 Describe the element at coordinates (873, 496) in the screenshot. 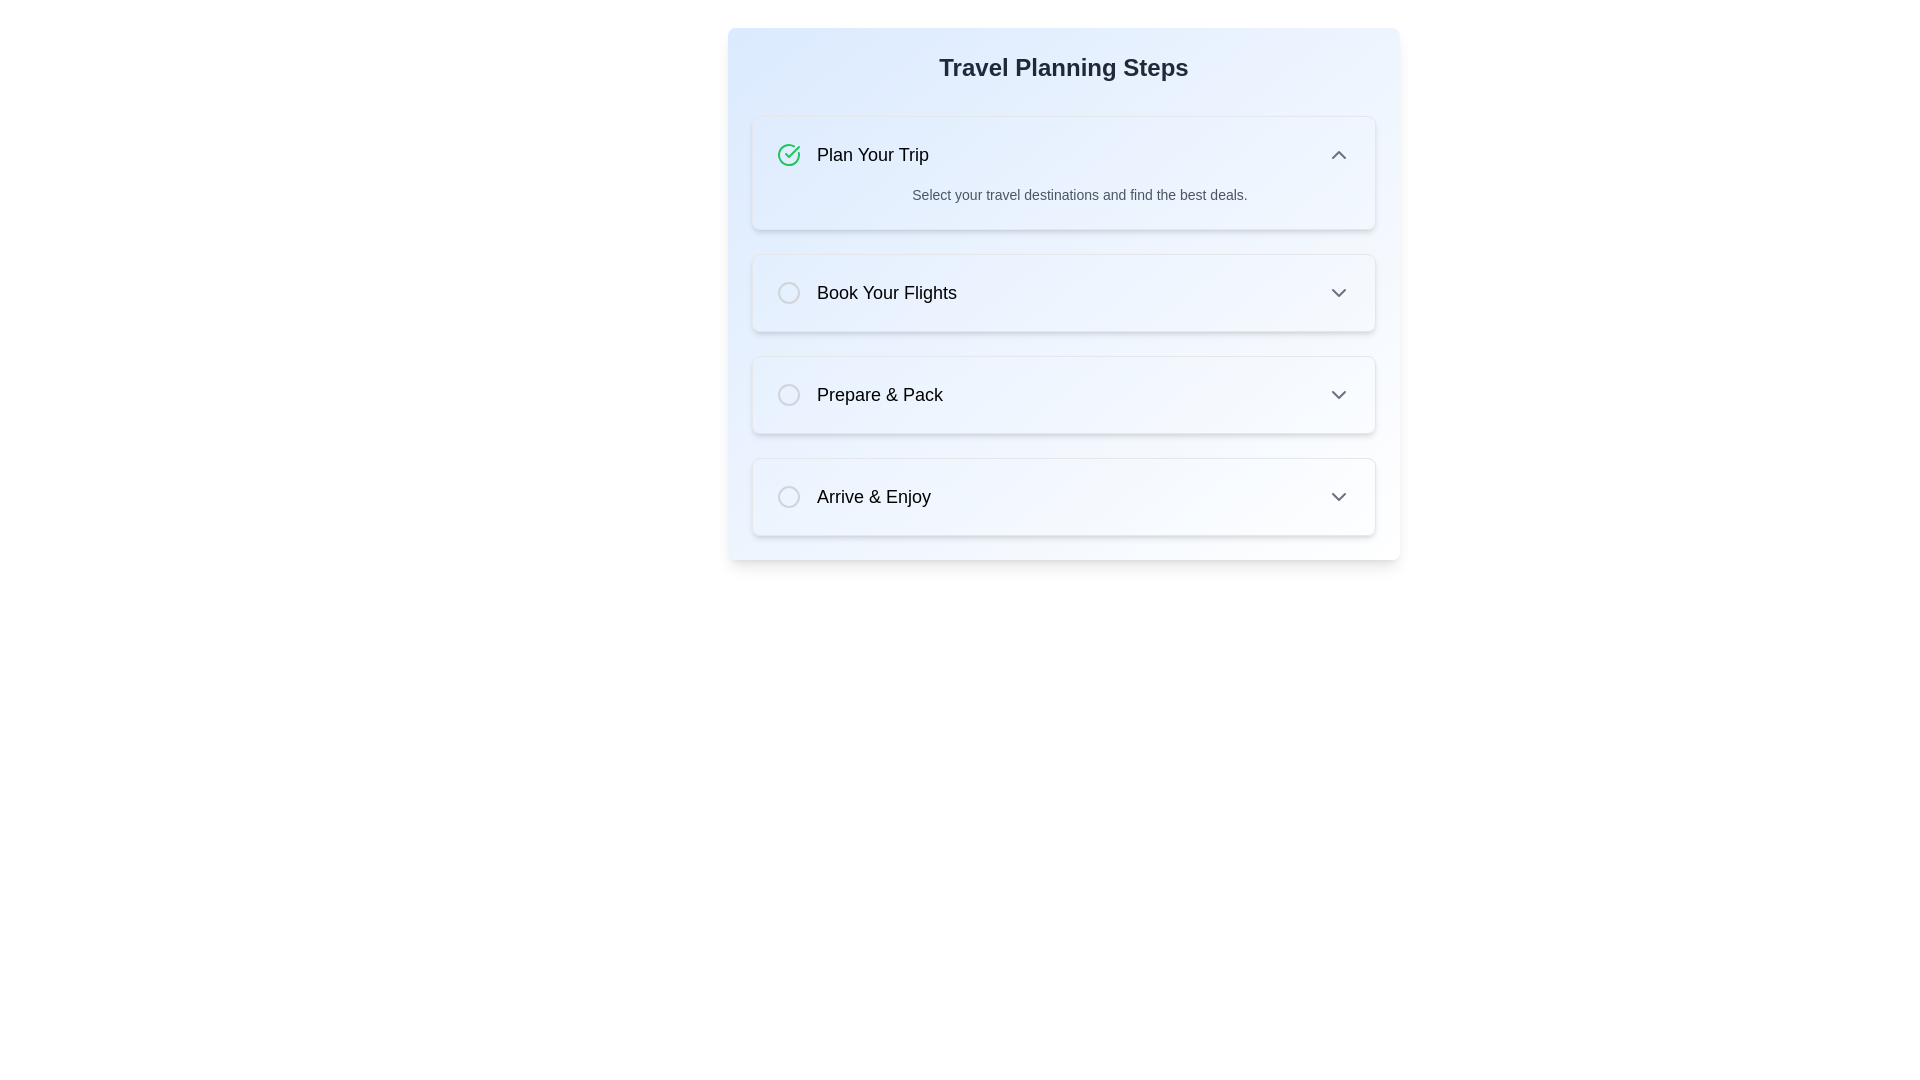

I see `text label for the step 'Arrive & Enjoy', which is the last item in a vertical list of steps, positioned to the right of the last circular icon` at that location.